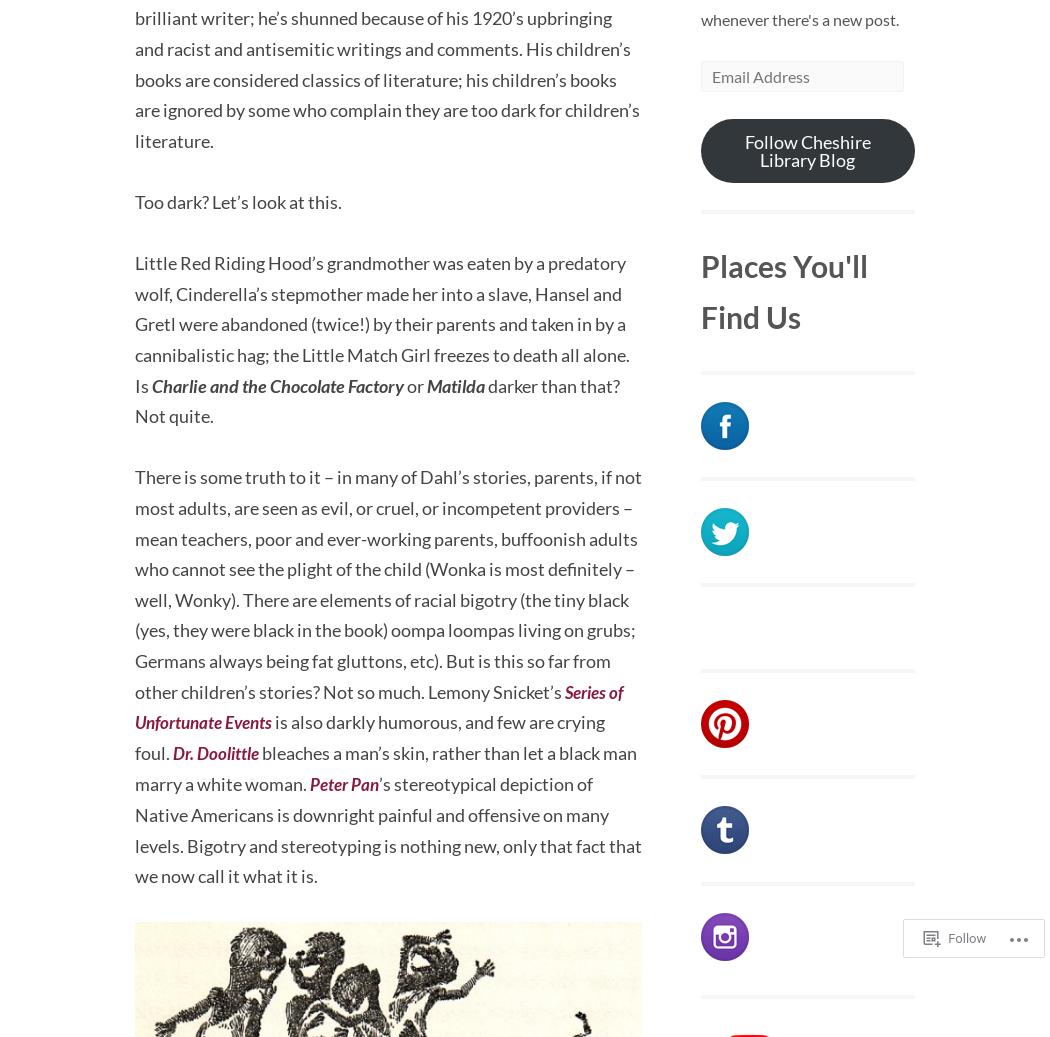 The image size is (1050, 1037). What do you see at coordinates (387, 766) in the screenshot?
I see `'bleaches a man’s skin, rather than let a black man marry a white woman.'` at bounding box center [387, 766].